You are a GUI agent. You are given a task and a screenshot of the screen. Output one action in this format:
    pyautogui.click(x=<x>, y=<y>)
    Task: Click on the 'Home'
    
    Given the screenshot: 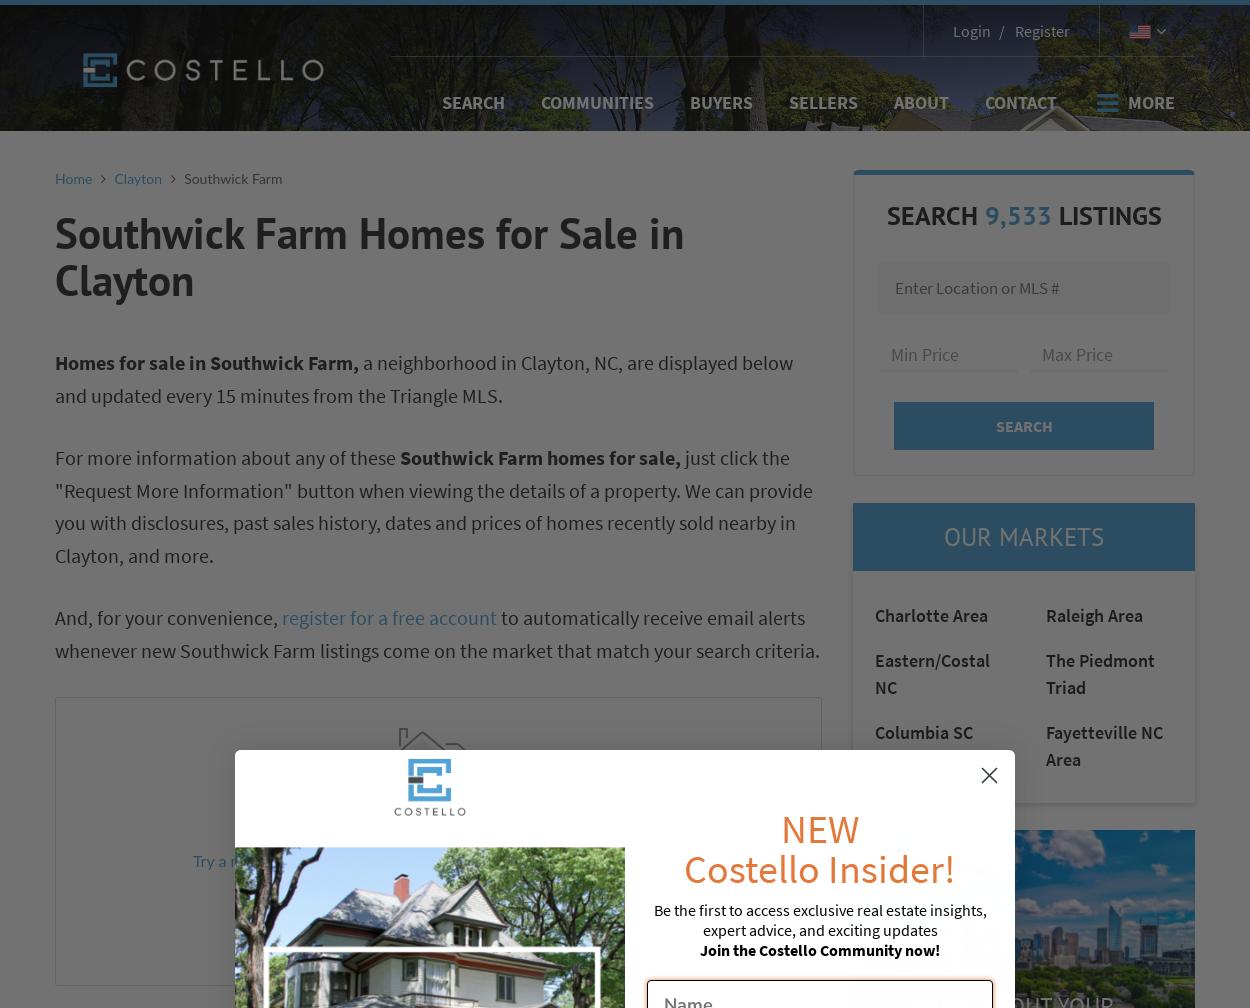 What is the action you would take?
    pyautogui.click(x=72, y=180)
    